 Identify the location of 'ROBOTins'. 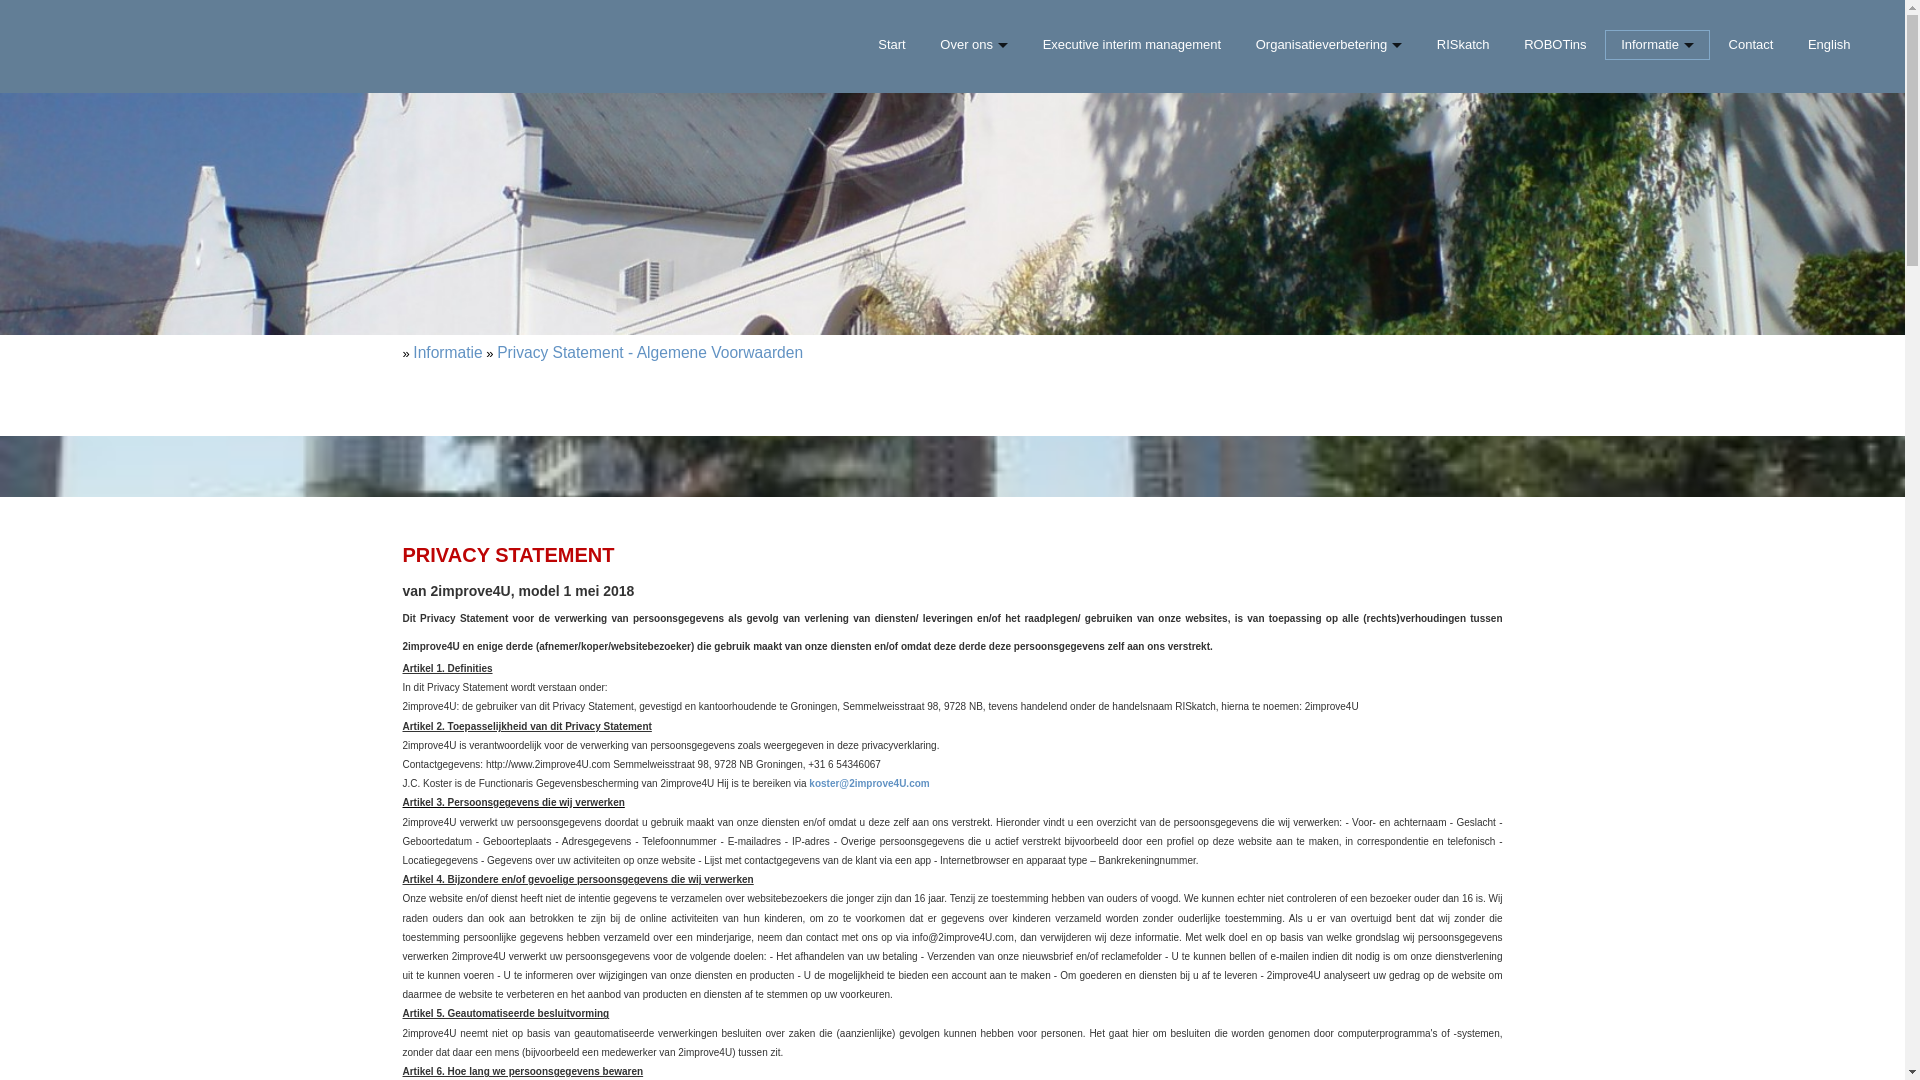
(1554, 45).